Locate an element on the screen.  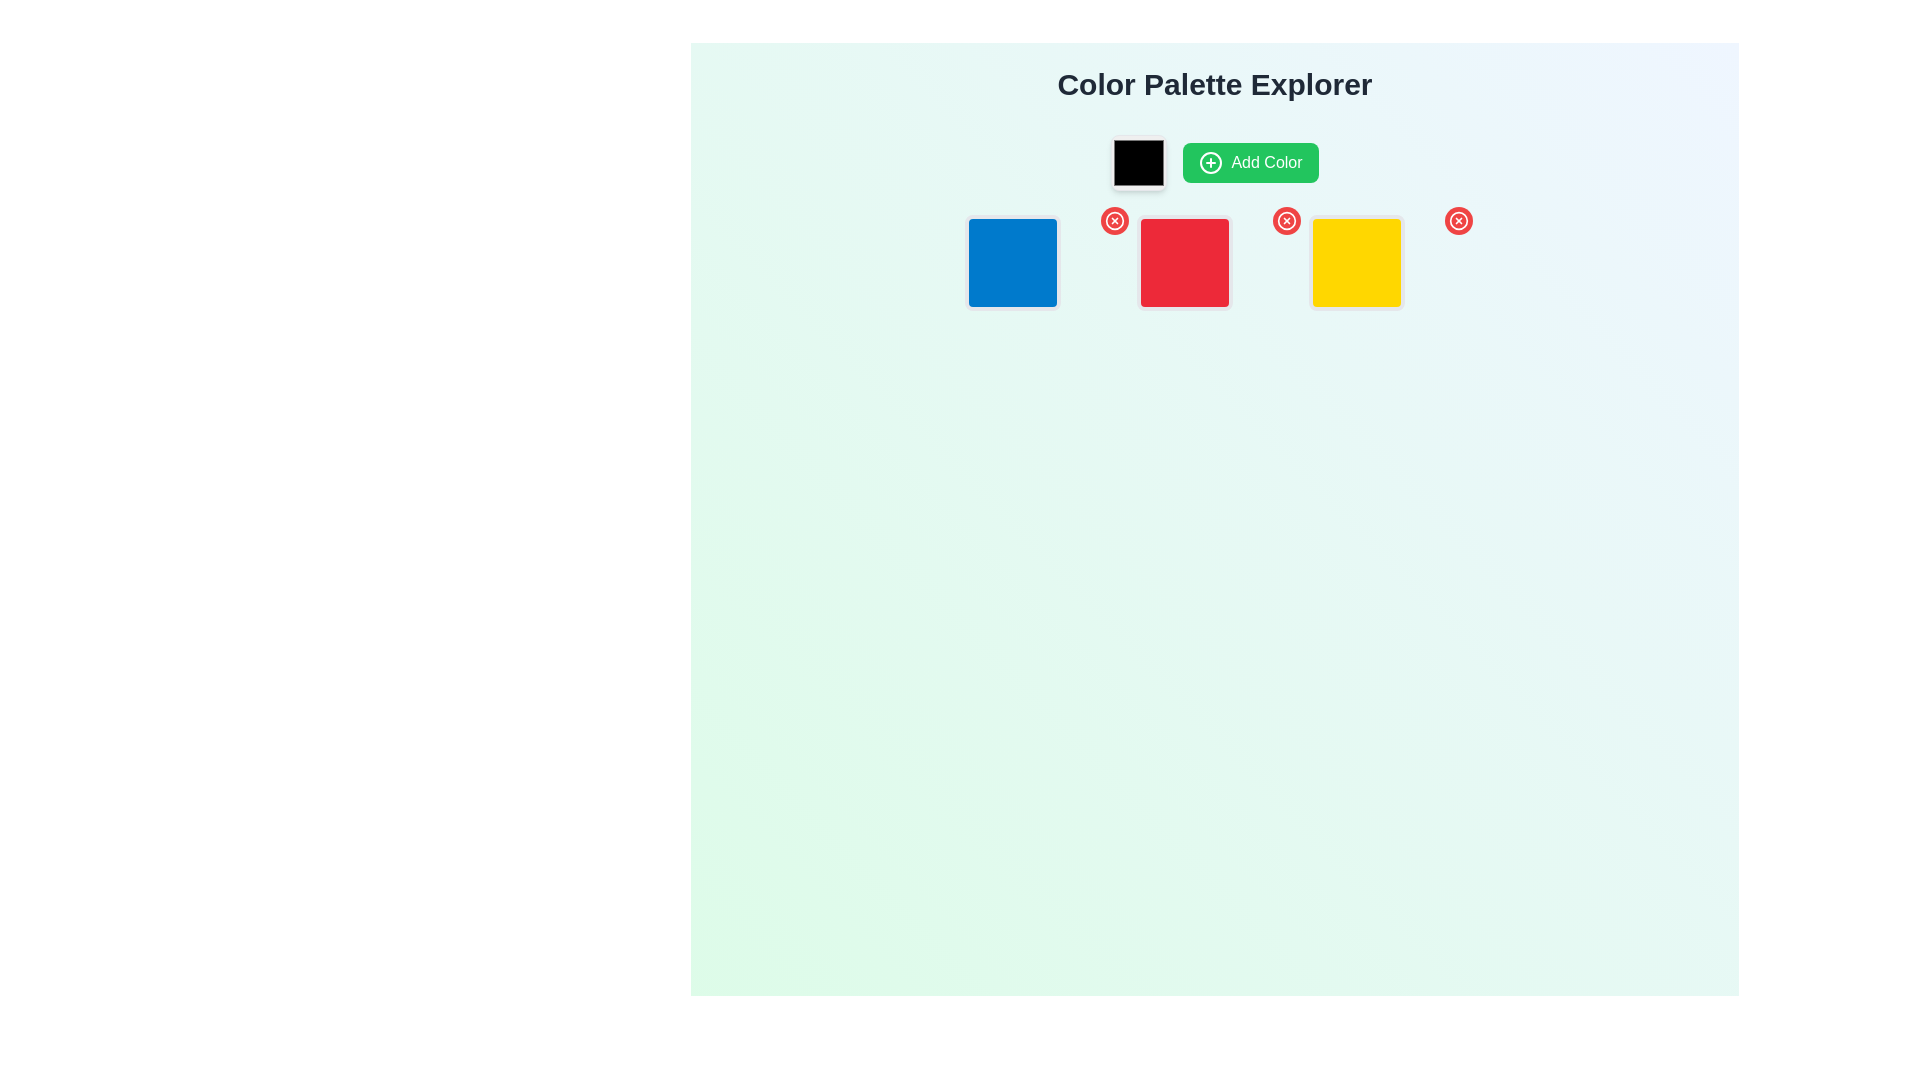
the first color display element is located at coordinates (1012, 261).